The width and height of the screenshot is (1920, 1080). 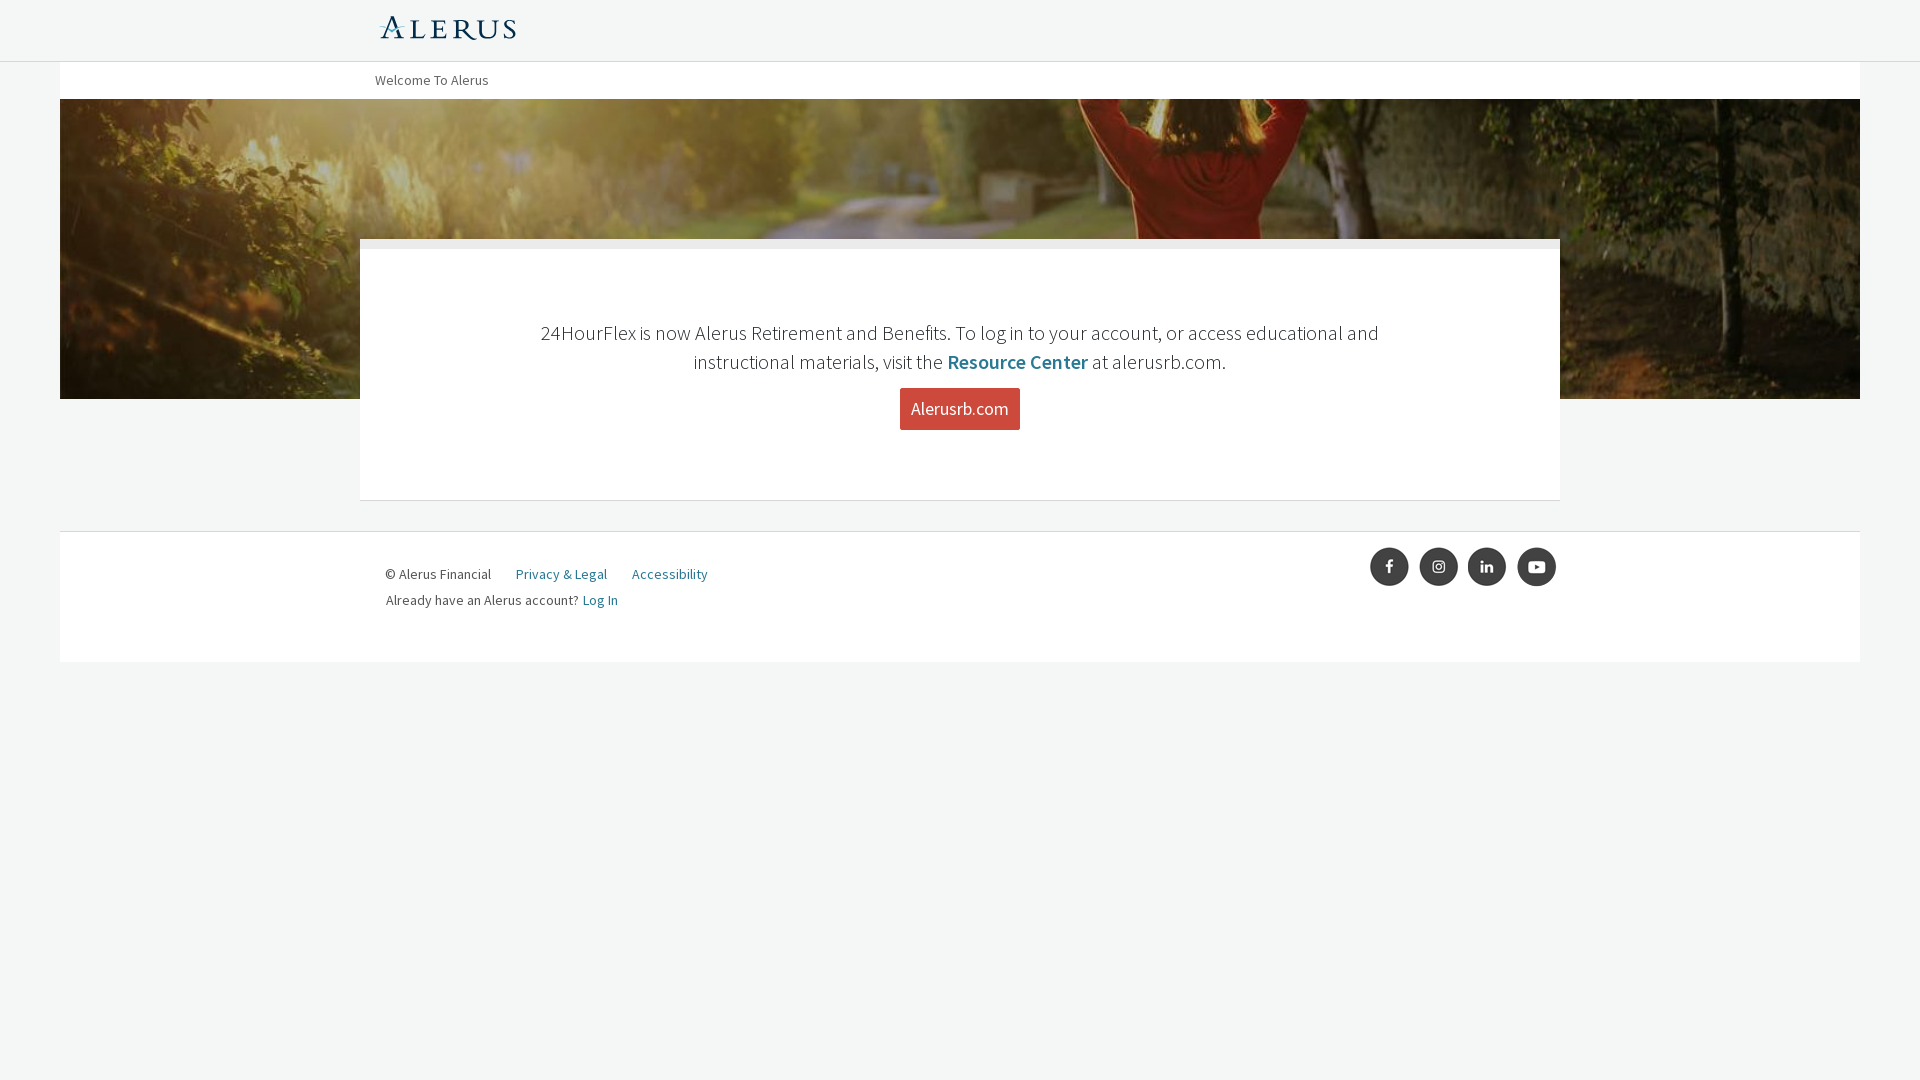 What do you see at coordinates (1468, 567) in the screenshot?
I see `'LinkedIn'` at bounding box center [1468, 567].